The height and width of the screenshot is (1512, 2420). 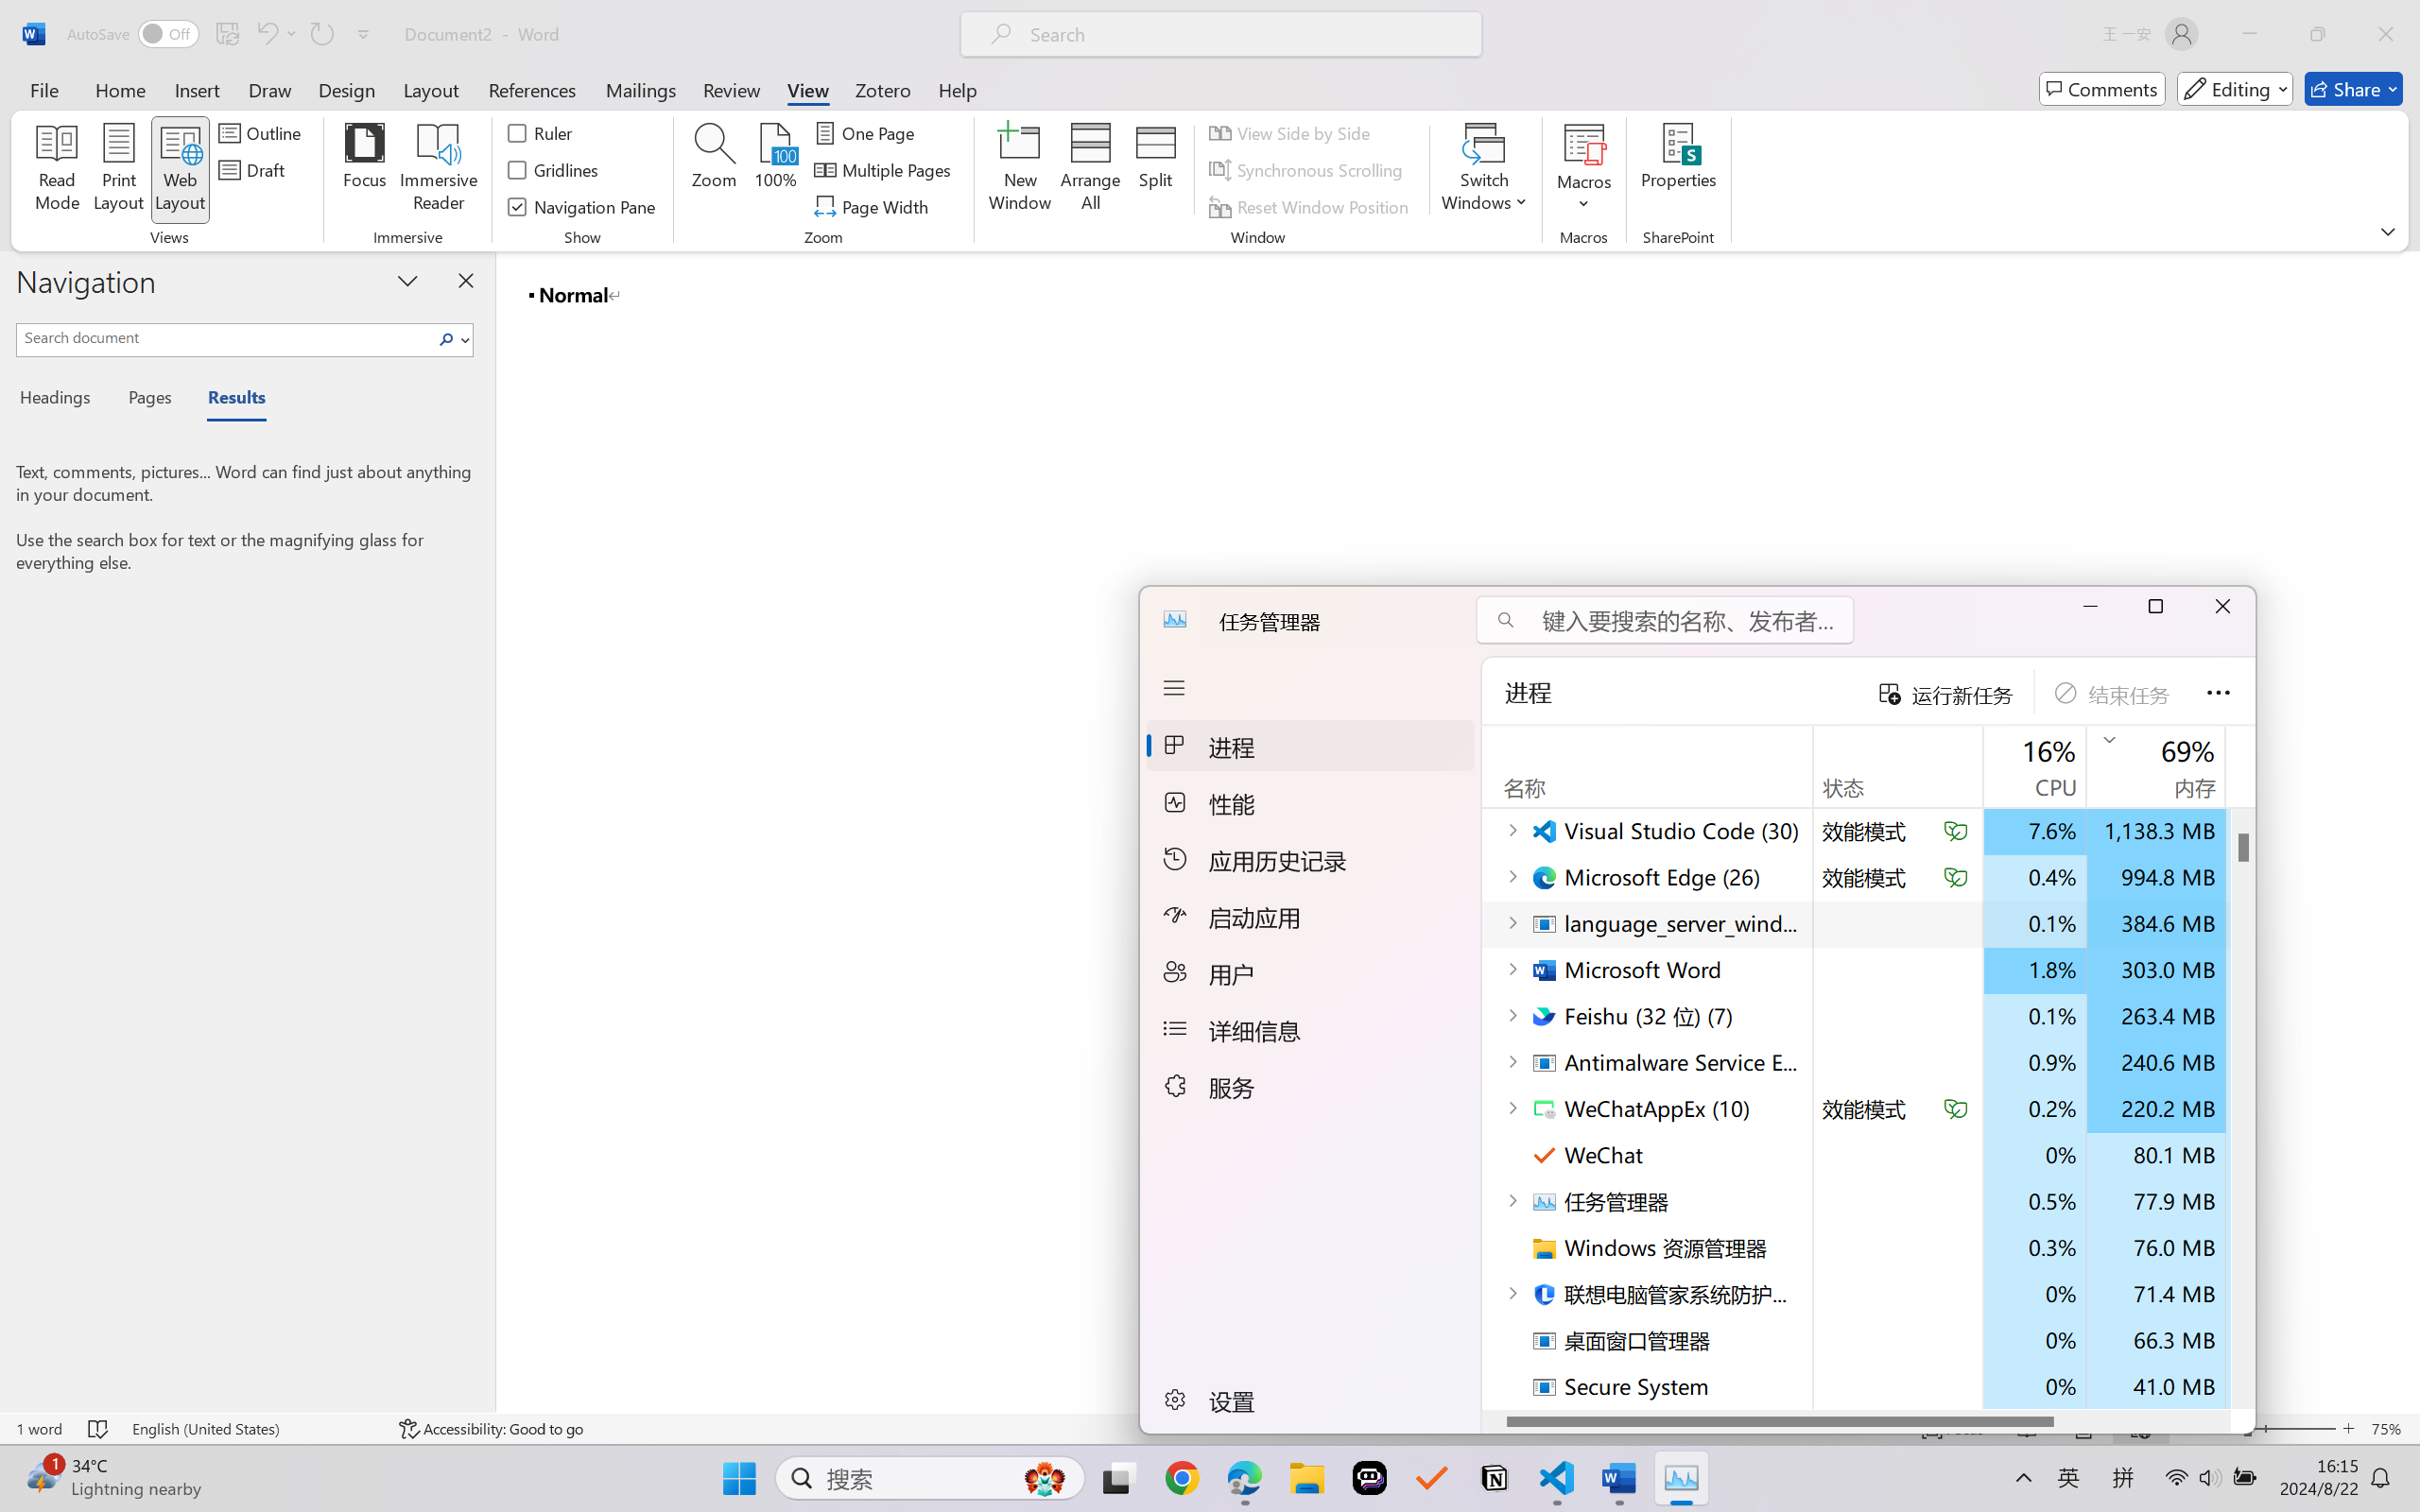 What do you see at coordinates (274, 33) in the screenshot?
I see `'Undo <ApplyStyleToDoc>b__0'` at bounding box center [274, 33].